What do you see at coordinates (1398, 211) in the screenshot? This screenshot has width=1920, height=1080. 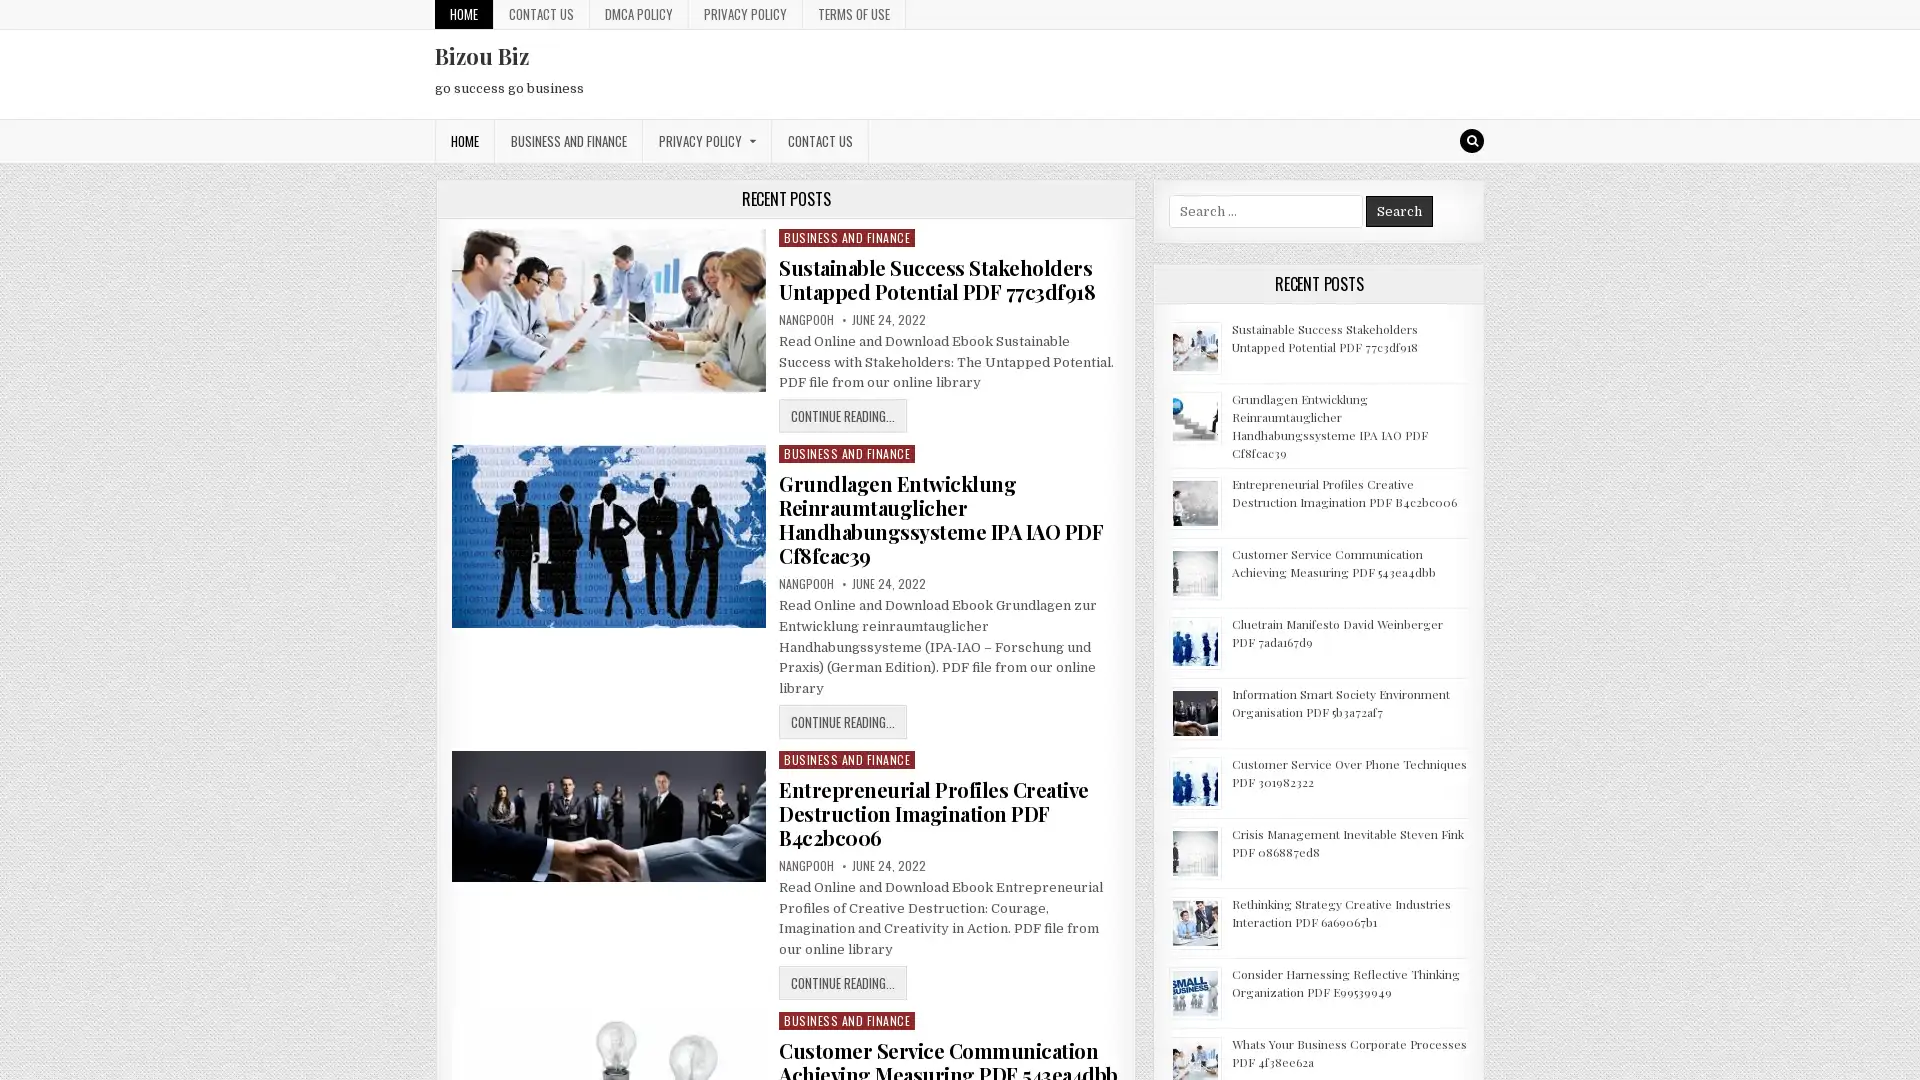 I see `Search` at bounding box center [1398, 211].